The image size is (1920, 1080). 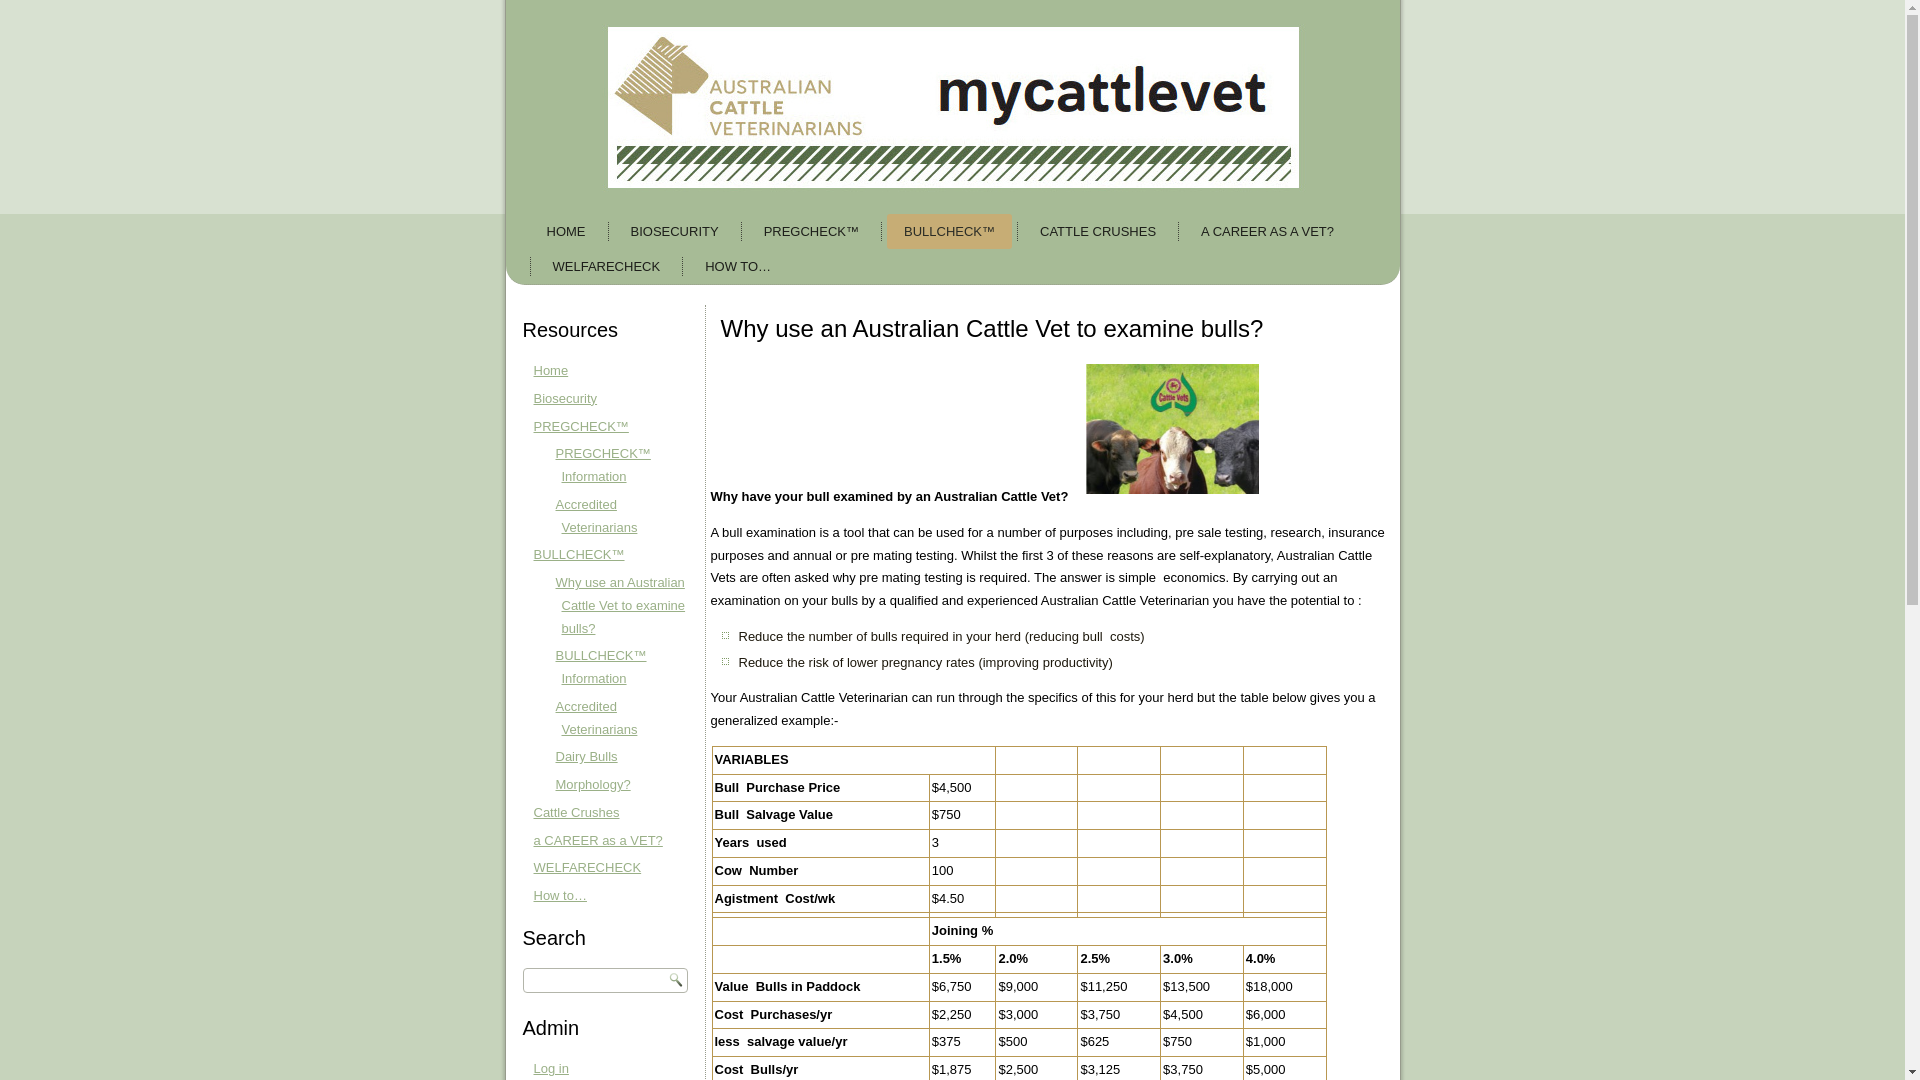 What do you see at coordinates (556, 604) in the screenshot?
I see `'Why use an Australian Cattle Vet to examine bulls?'` at bounding box center [556, 604].